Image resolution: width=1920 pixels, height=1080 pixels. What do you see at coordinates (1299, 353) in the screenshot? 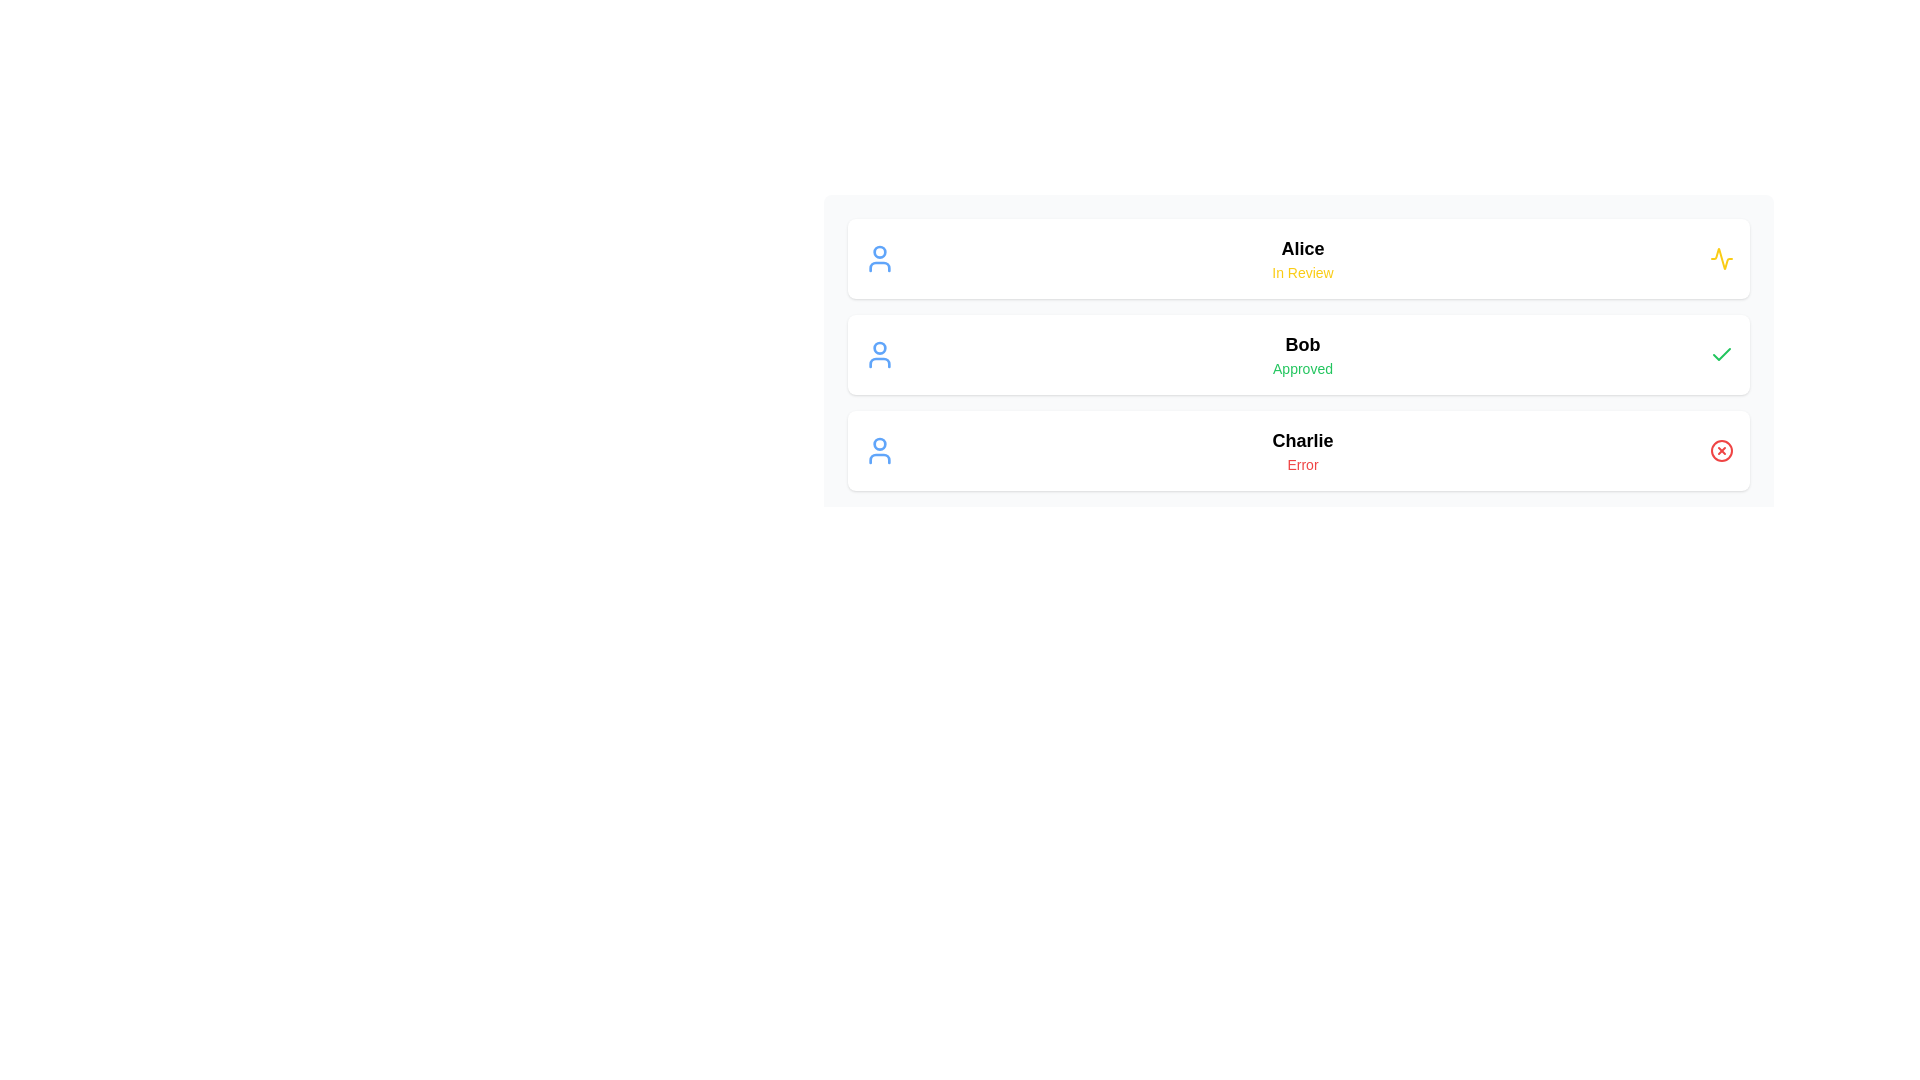
I see `the Information Display Block that contains the user icon for 'Bob' with 'Approved' text beneath it and a checkmark icon on the right` at bounding box center [1299, 353].